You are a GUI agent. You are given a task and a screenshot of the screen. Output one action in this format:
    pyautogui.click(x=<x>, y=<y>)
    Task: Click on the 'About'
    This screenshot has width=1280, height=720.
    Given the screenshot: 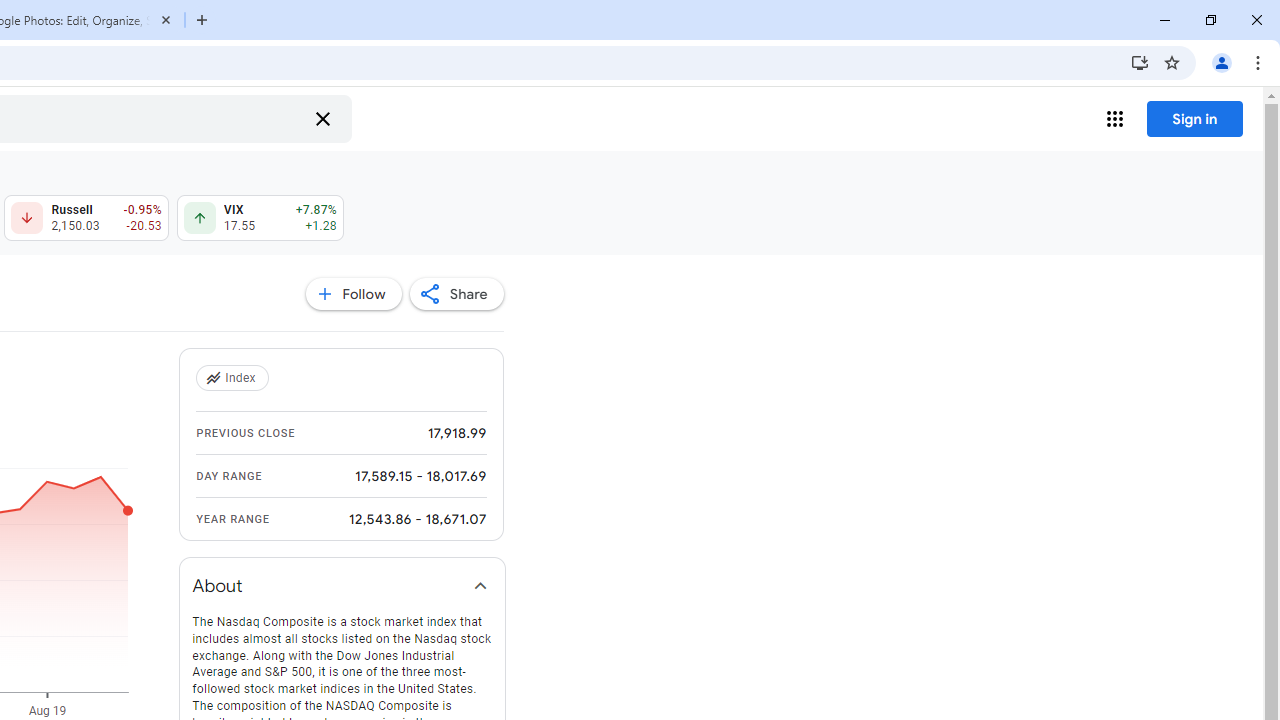 What is the action you would take?
    pyautogui.click(x=342, y=585)
    